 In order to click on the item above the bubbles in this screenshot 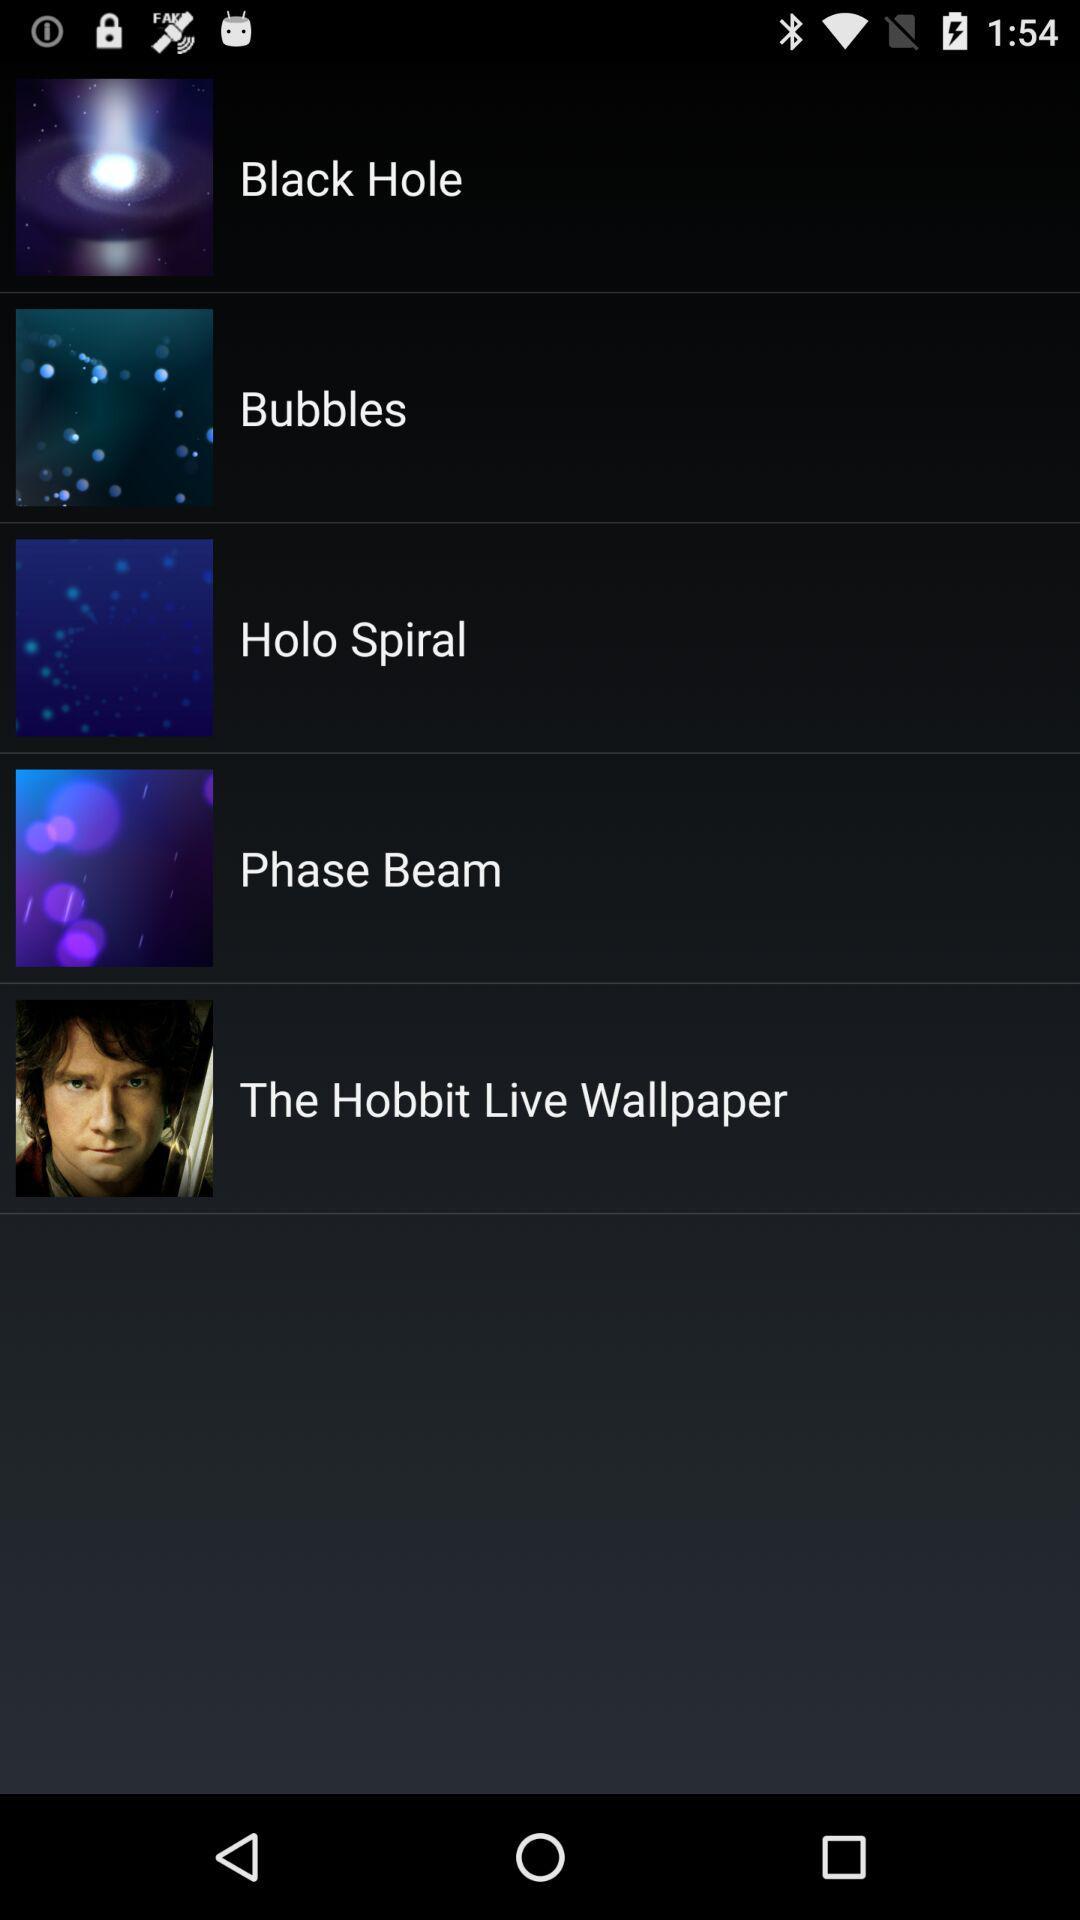, I will do `click(350, 177)`.